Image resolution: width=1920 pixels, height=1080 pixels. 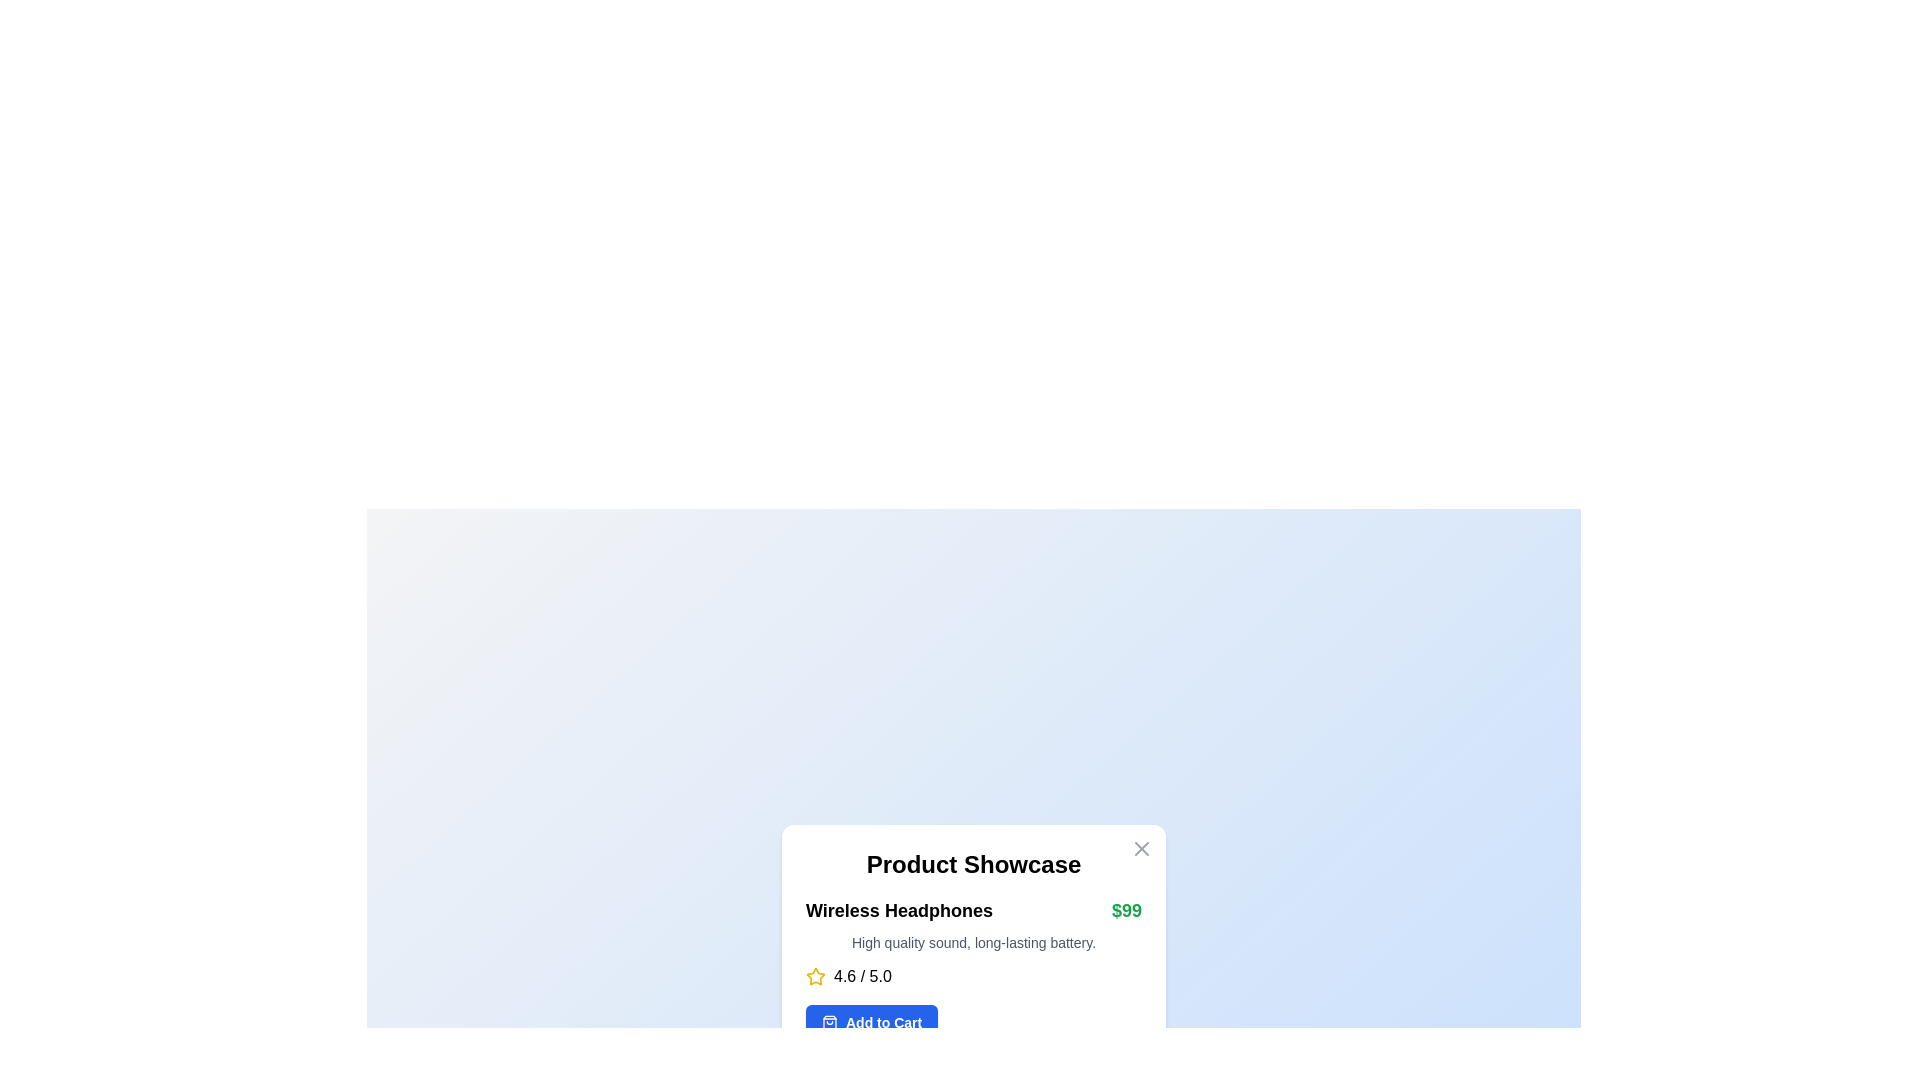 What do you see at coordinates (872, 1022) in the screenshot?
I see `the 'Add to Cart' button, which is a rectangular button with a vibrant blue background and white text, located at the bottom of the product information card` at bounding box center [872, 1022].